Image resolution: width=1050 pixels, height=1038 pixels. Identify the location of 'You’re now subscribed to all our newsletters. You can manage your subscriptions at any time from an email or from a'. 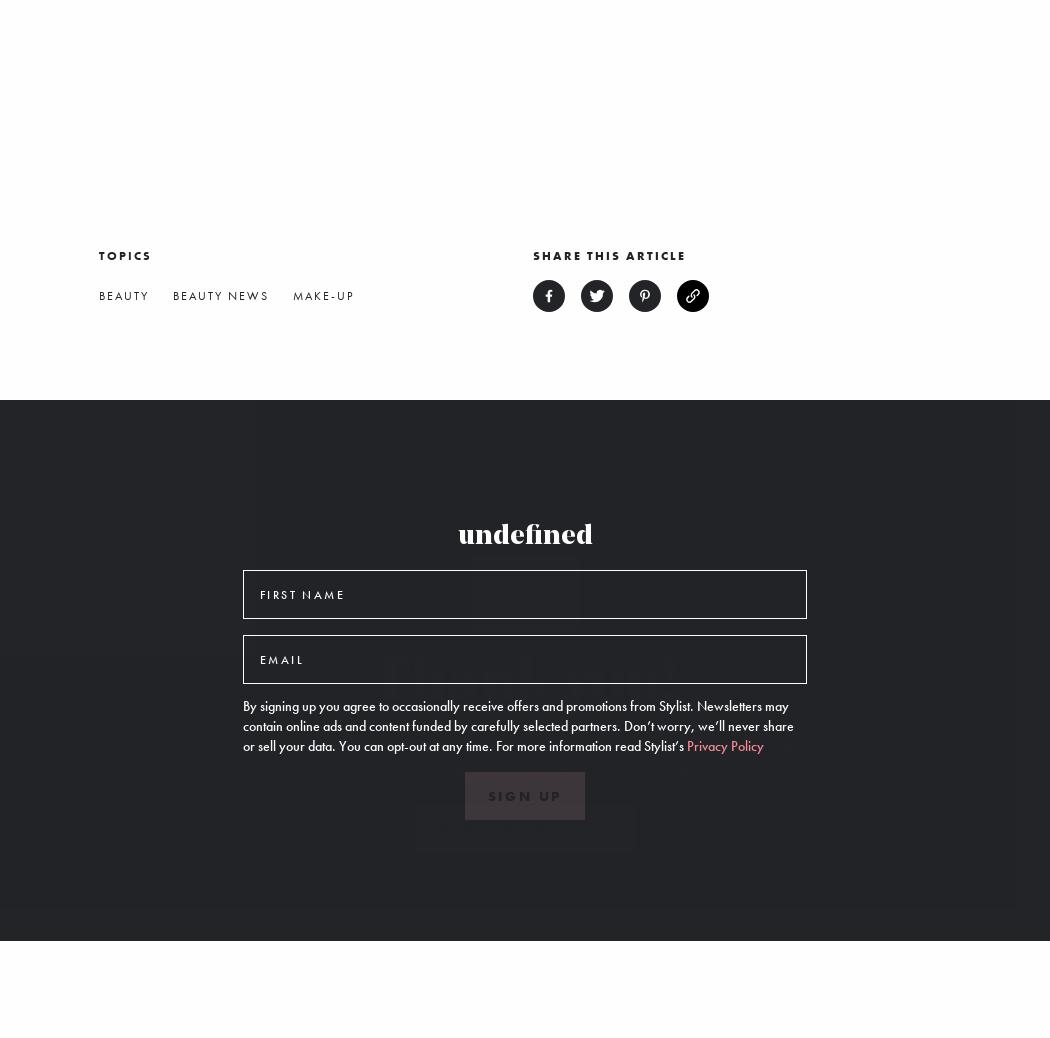
(523, 759).